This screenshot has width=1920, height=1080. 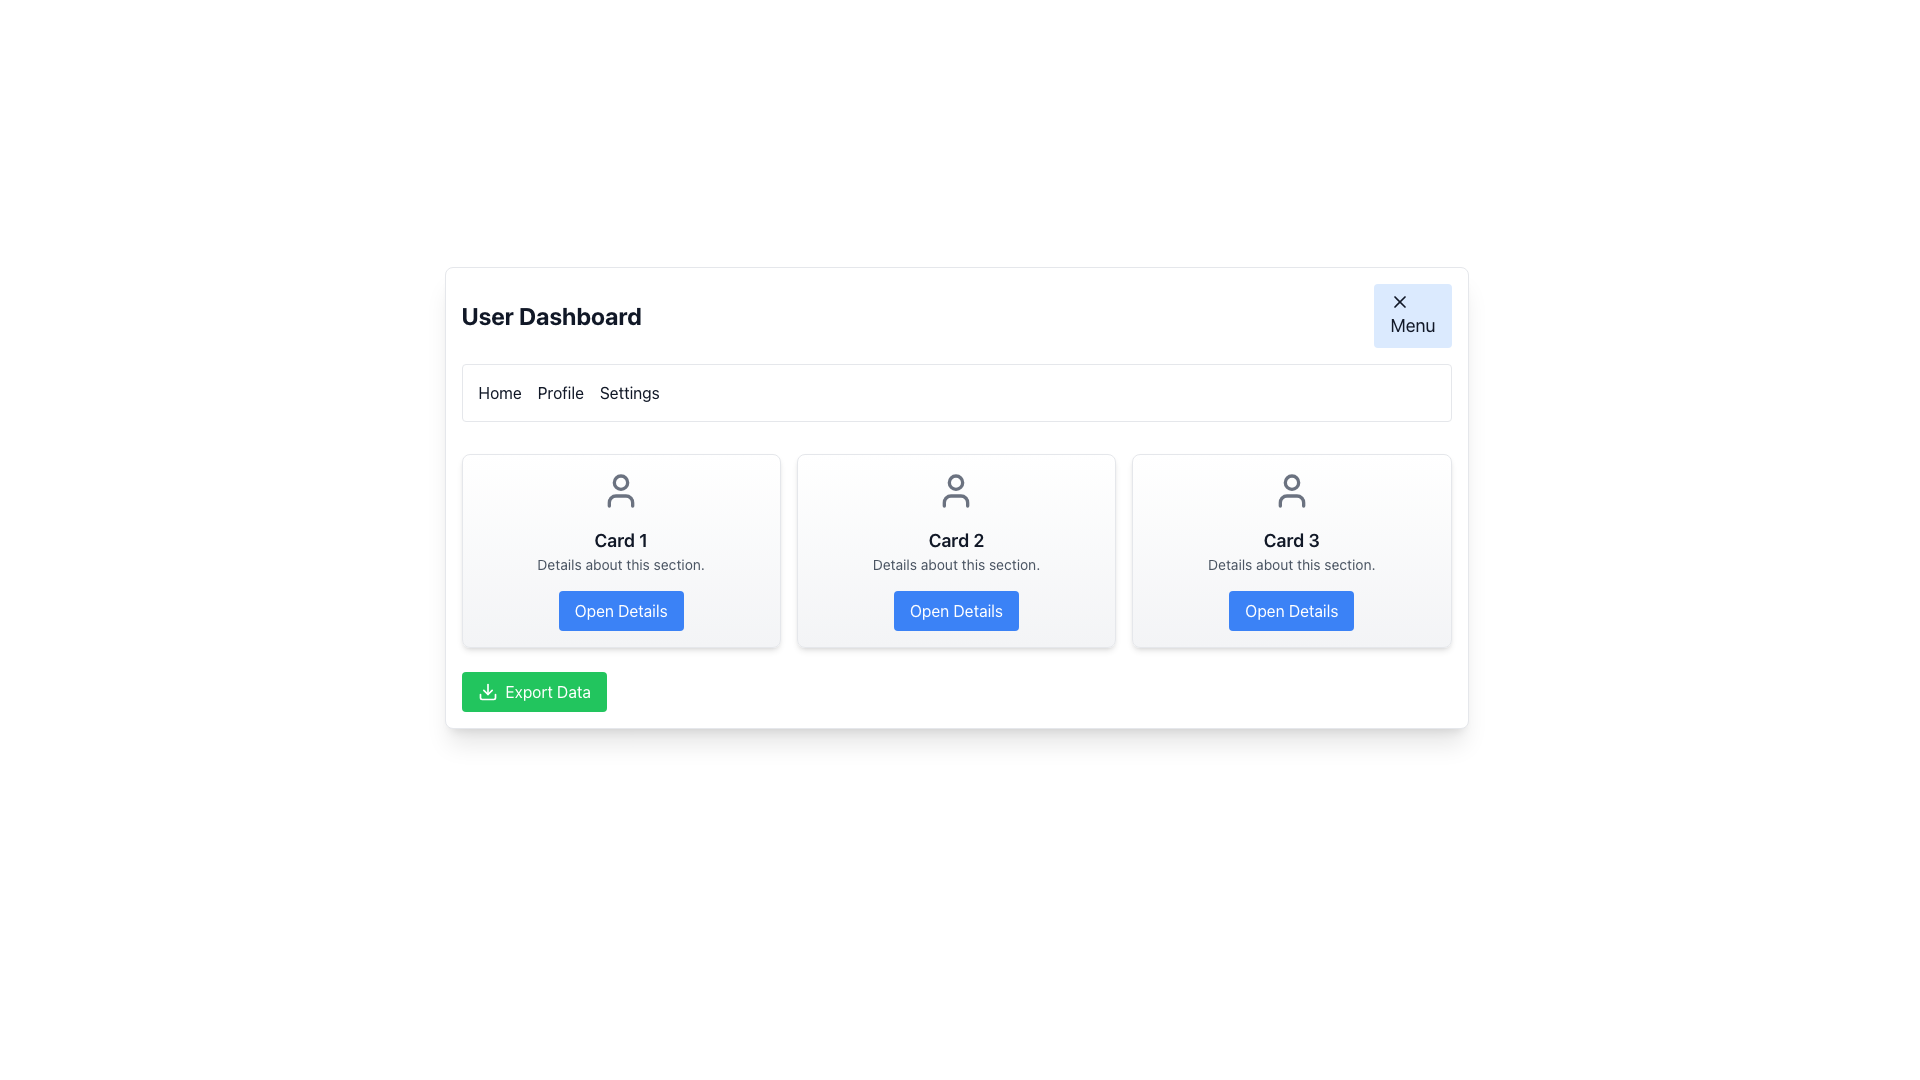 I want to click on the green 'Export Data' button located at the bottom-left section of the interface, directly underneath the informational cards, so click(x=534, y=690).